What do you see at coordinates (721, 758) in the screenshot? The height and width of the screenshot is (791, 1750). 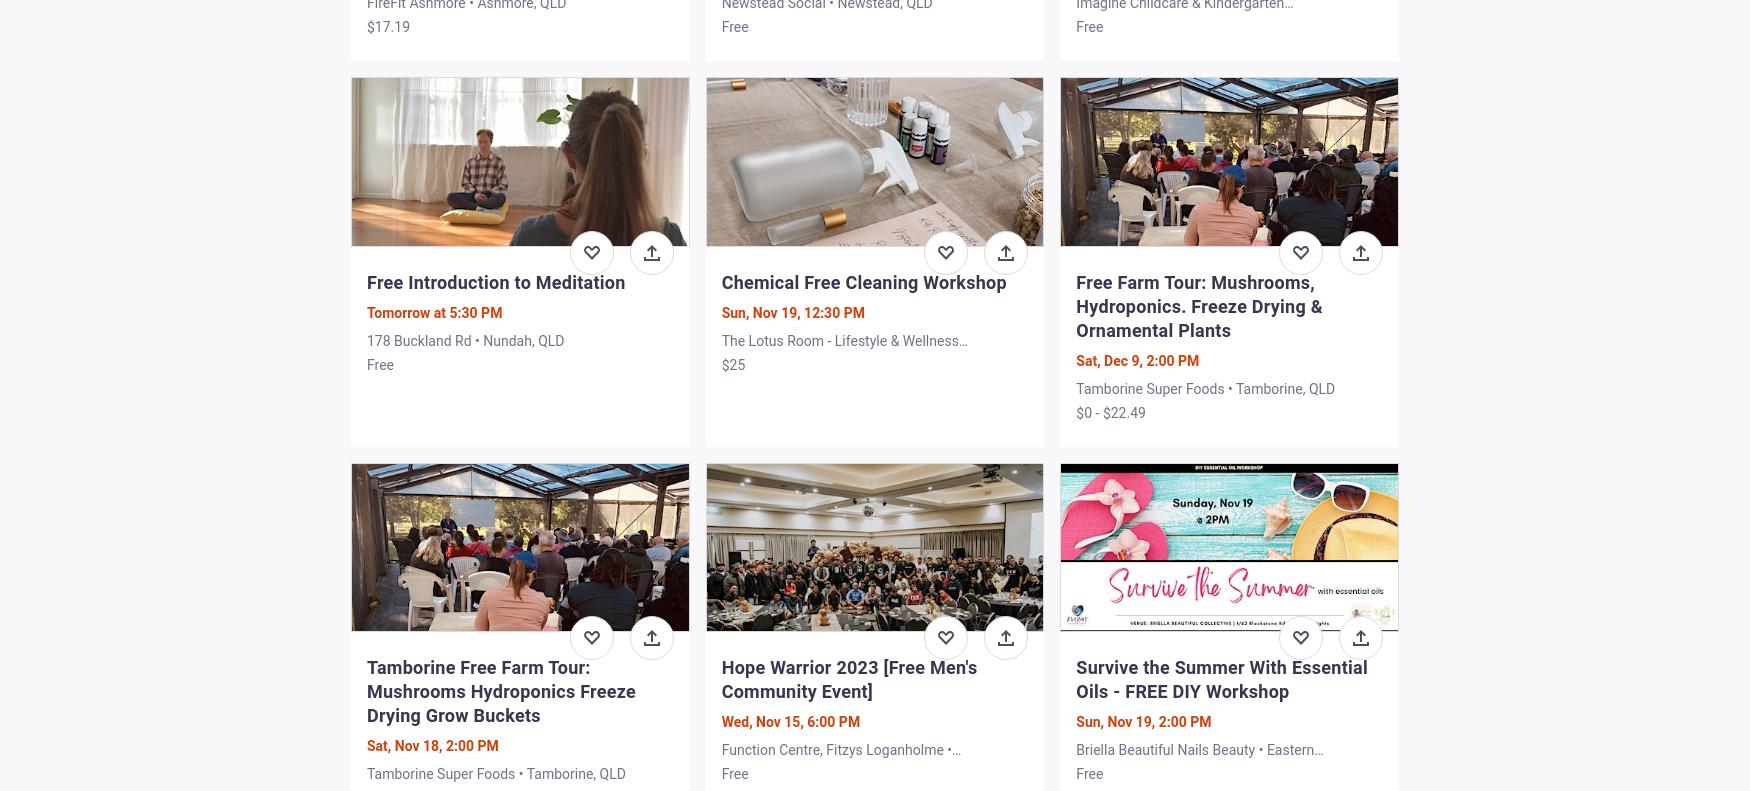 I see `'Function Centre, Fitzys Loganholme • Loganholme, QLD'` at bounding box center [721, 758].